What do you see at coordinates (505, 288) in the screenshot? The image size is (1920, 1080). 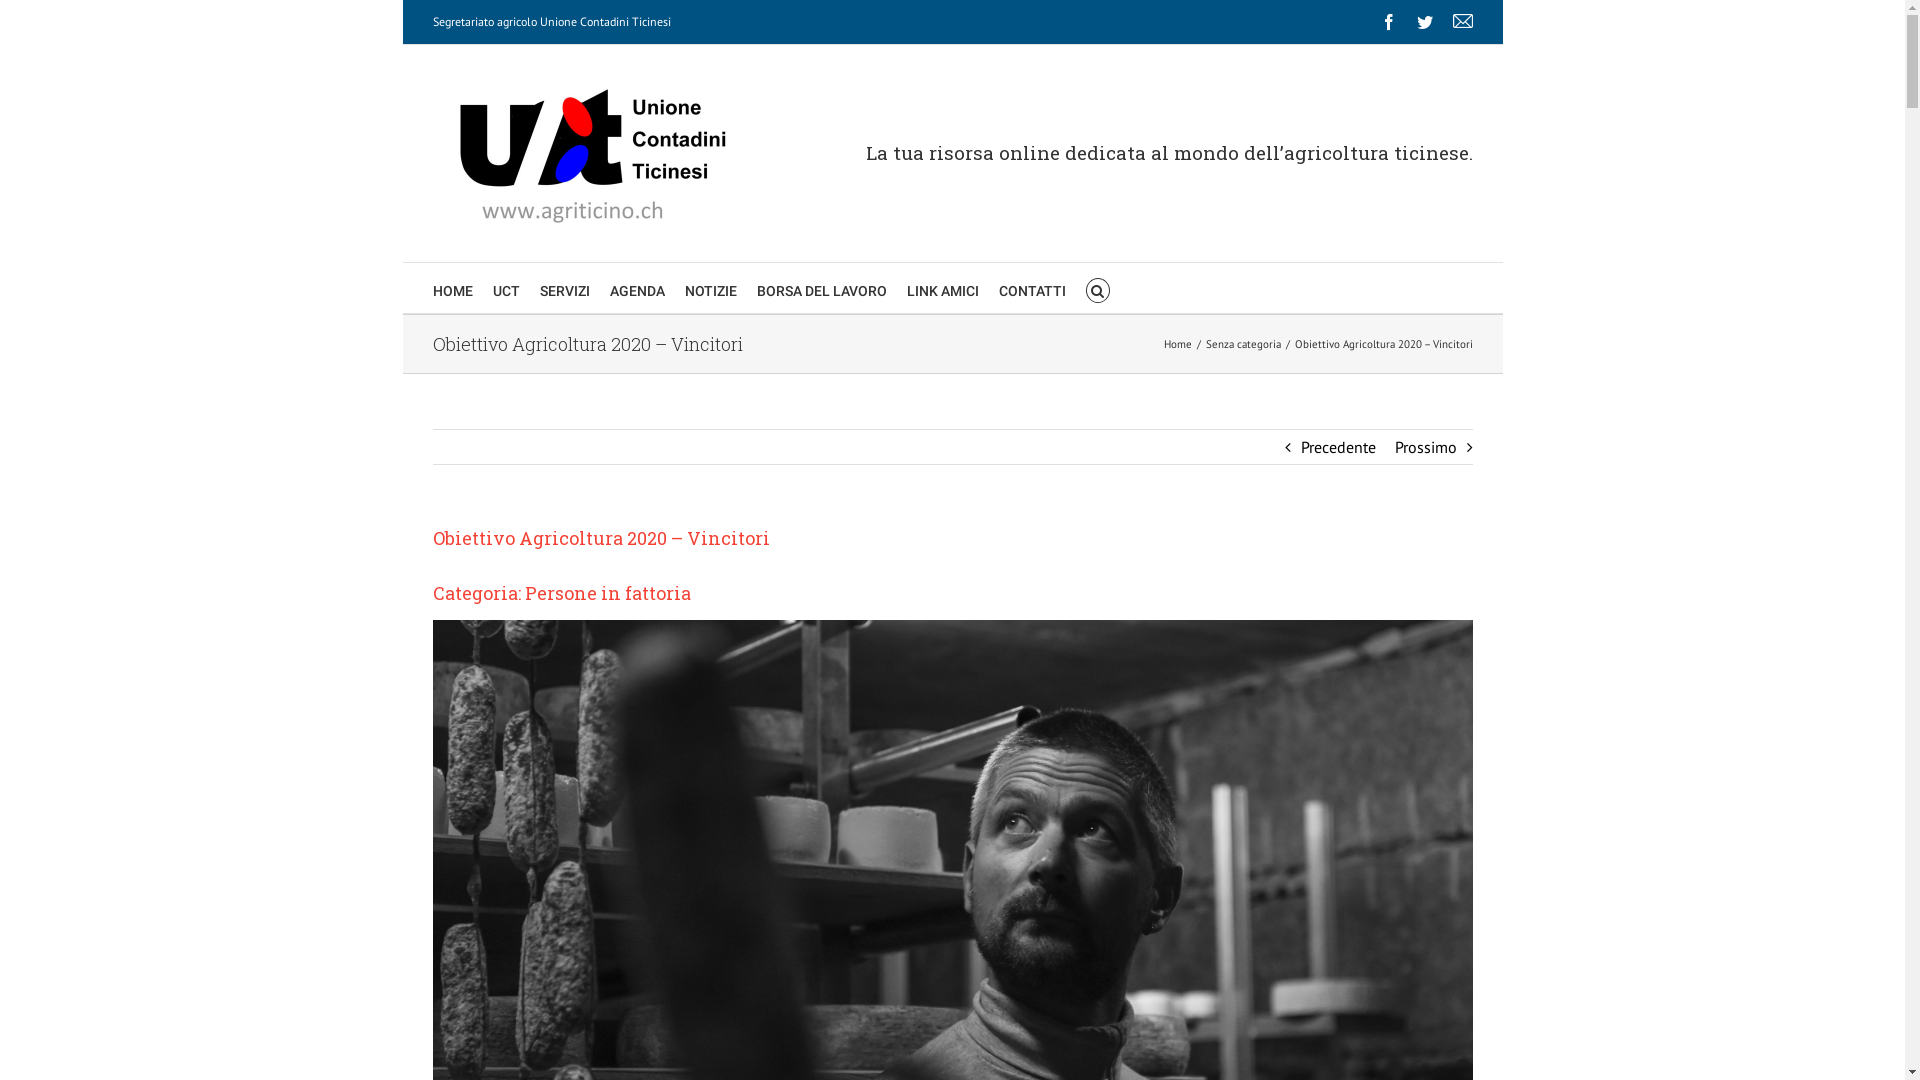 I see `'UCT'` at bounding box center [505, 288].